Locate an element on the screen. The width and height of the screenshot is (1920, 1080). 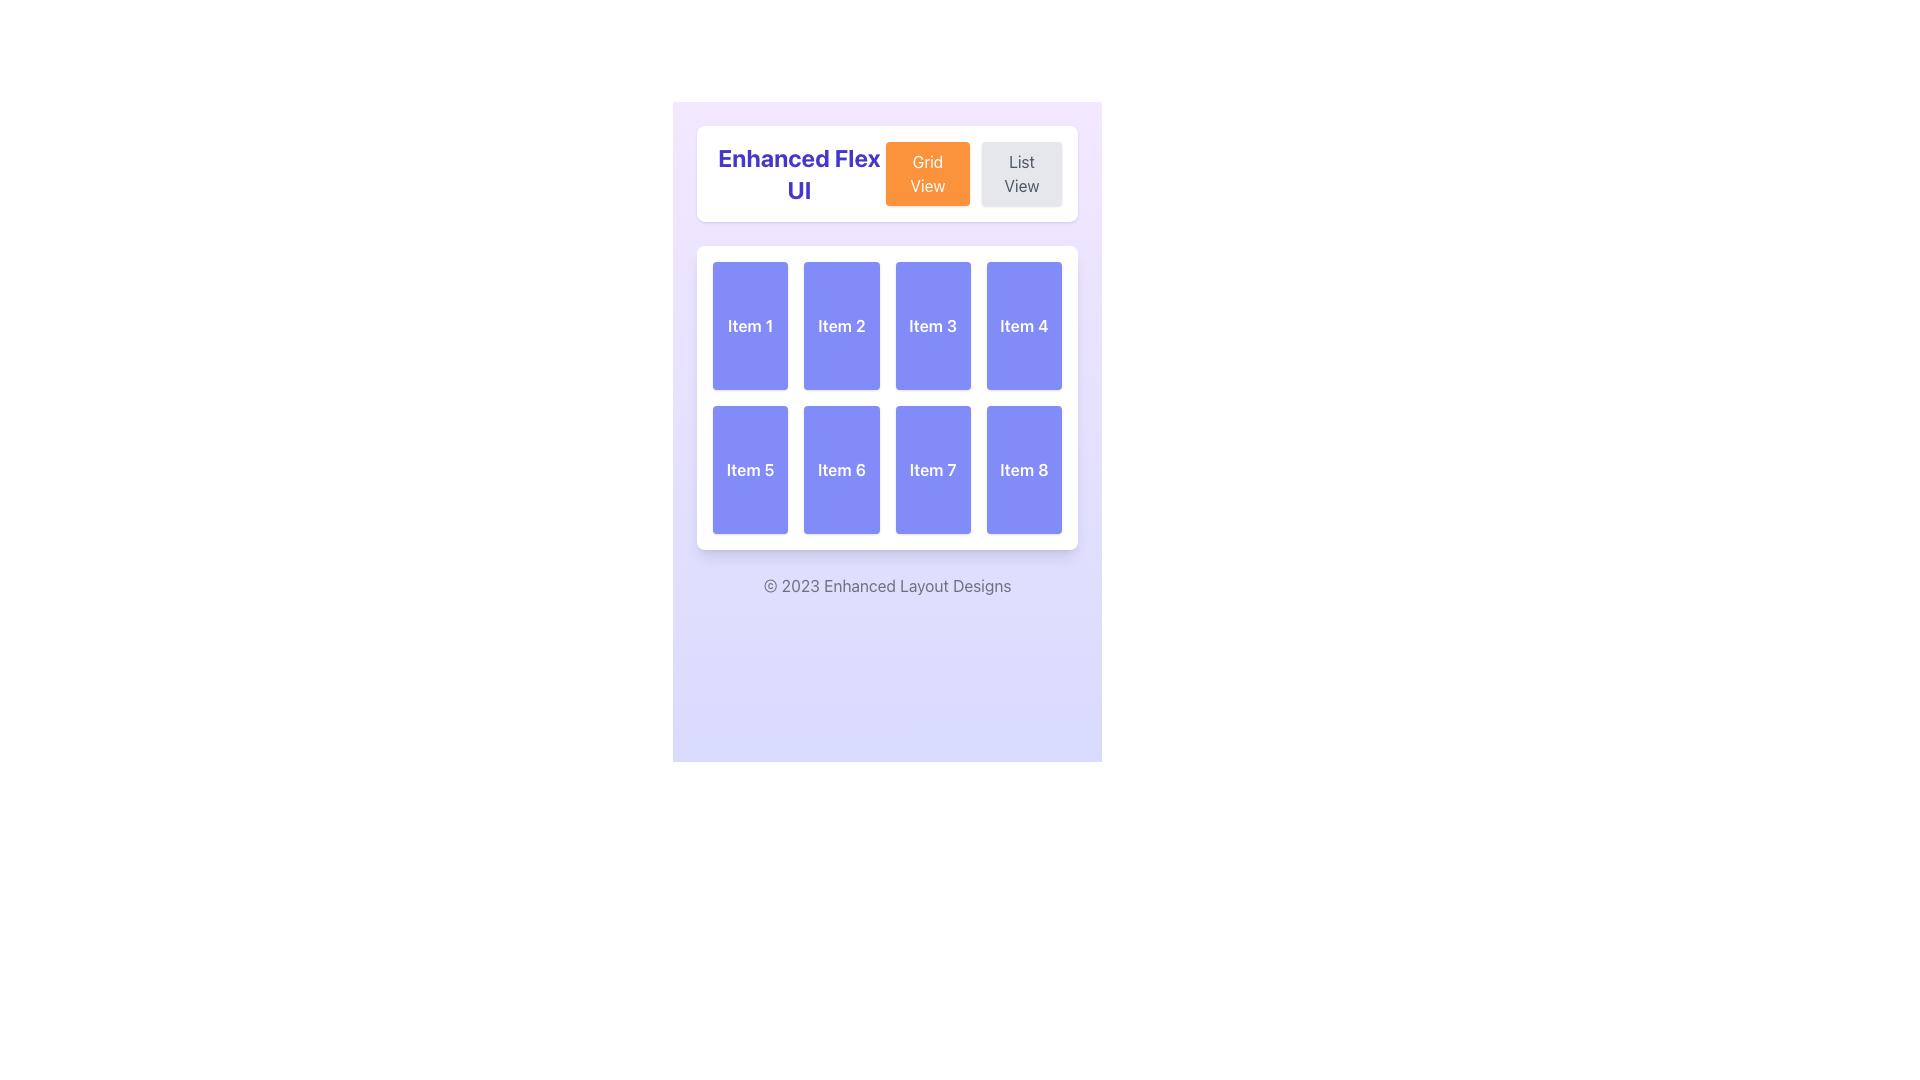
the 'List View' button, which is a rectangular button with a light gray background and rounded corners is located at coordinates (1022, 172).